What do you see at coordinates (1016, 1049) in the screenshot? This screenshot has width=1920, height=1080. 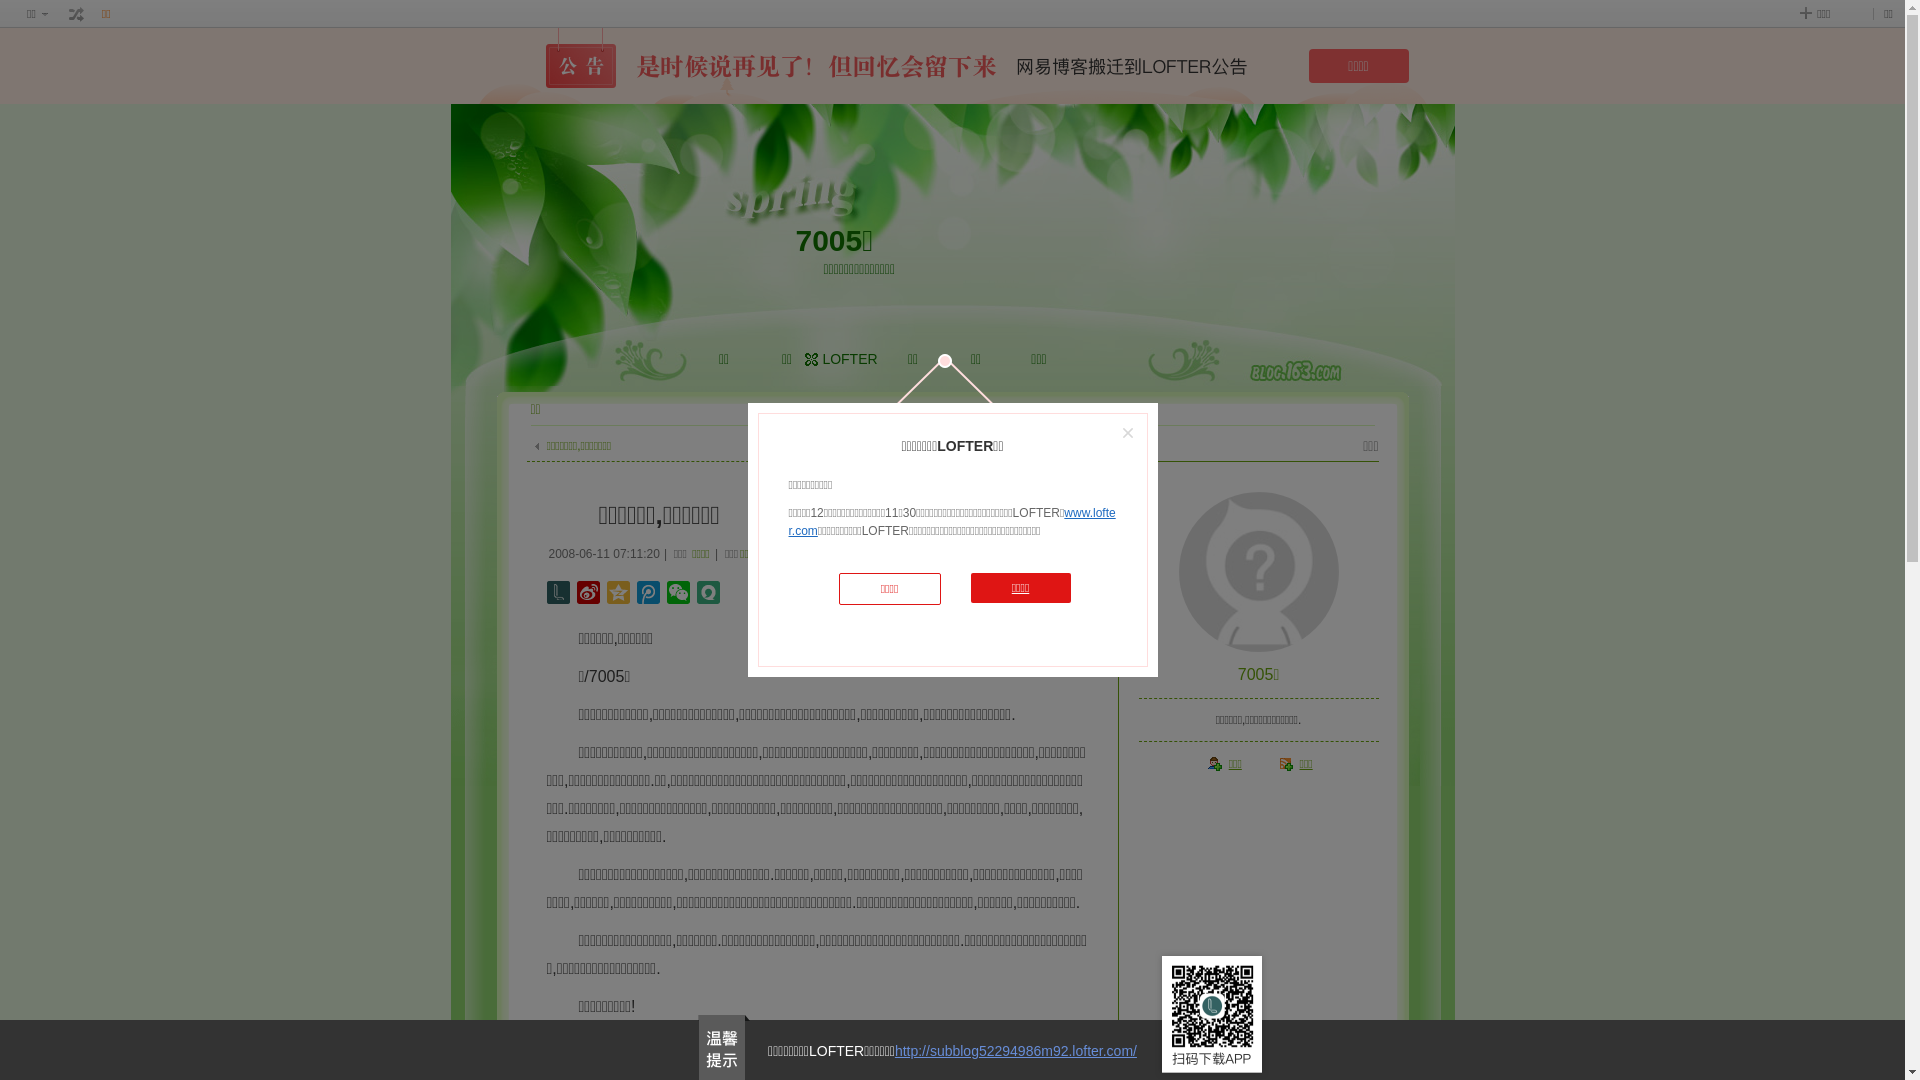 I see `'http://subblog52294986m92.lofter.com/'` at bounding box center [1016, 1049].